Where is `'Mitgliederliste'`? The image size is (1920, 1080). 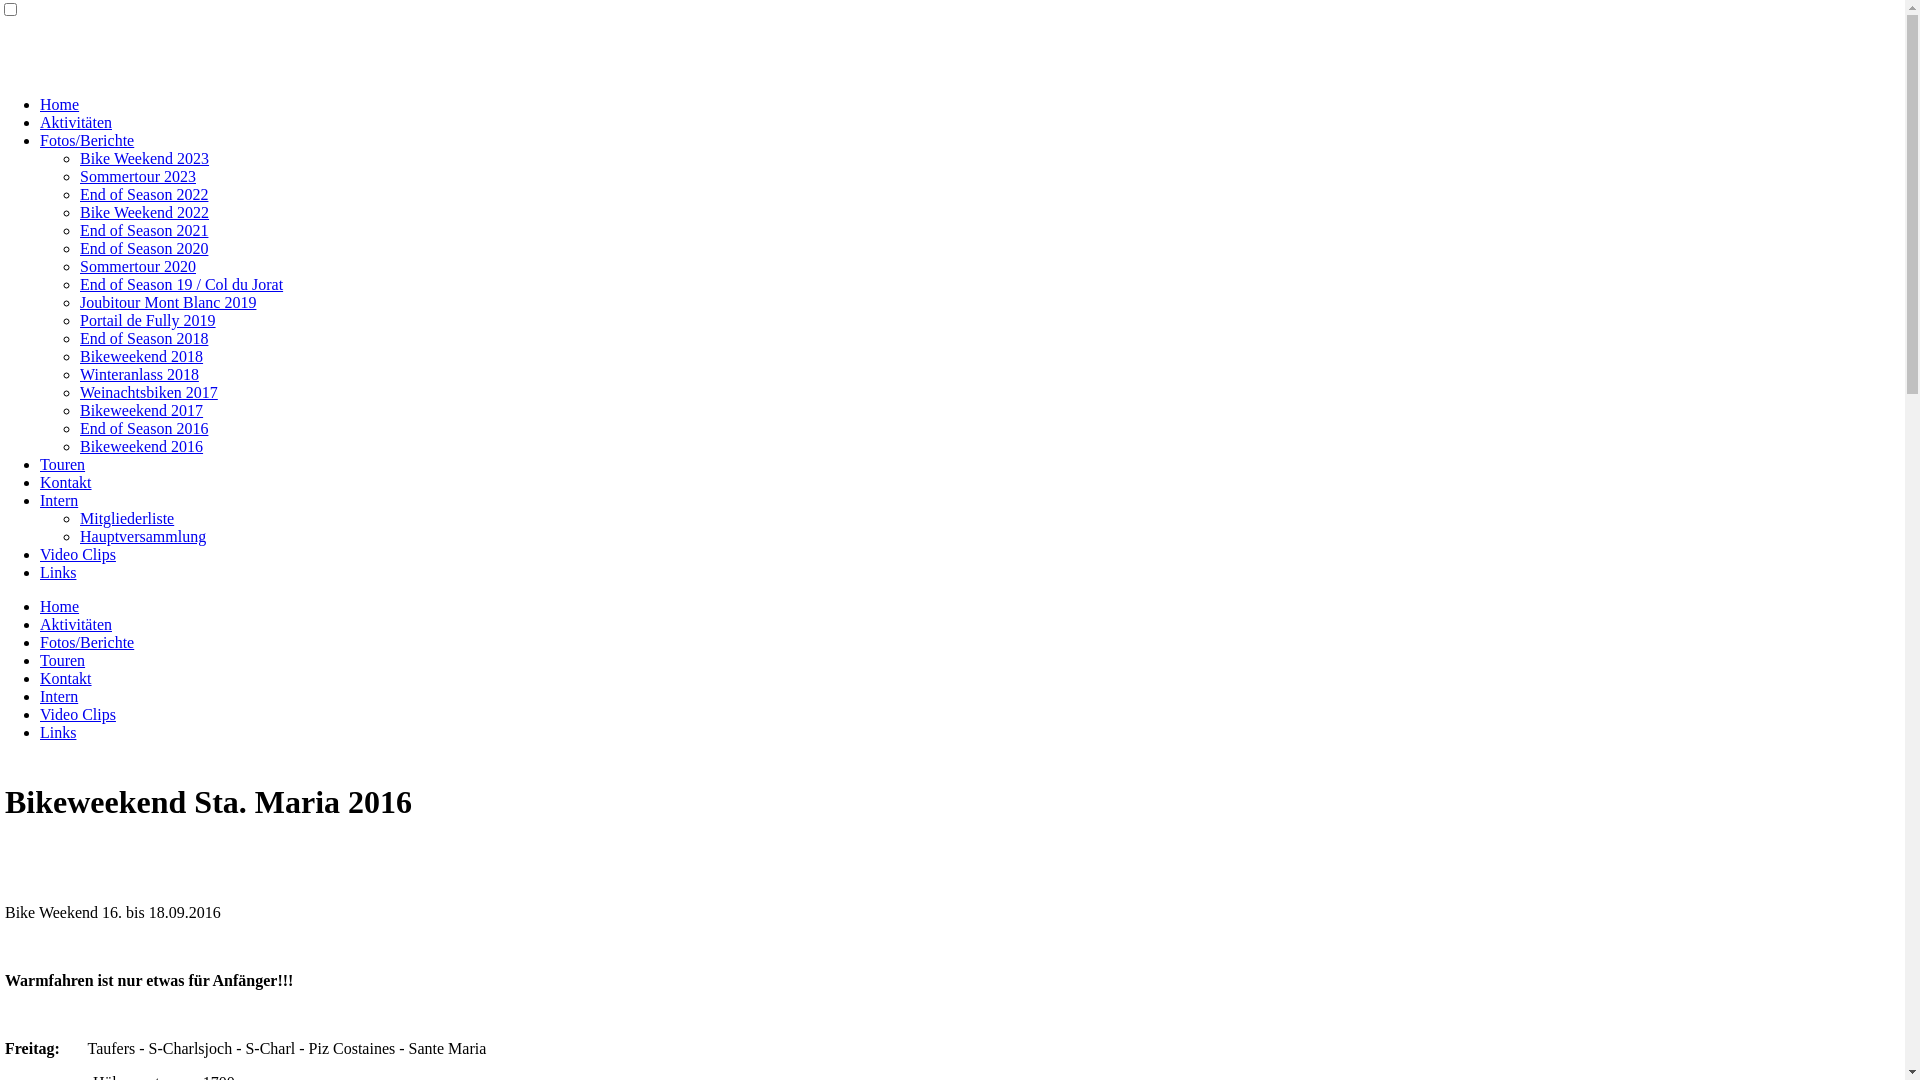 'Mitgliederliste' is located at coordinates (80, 517).